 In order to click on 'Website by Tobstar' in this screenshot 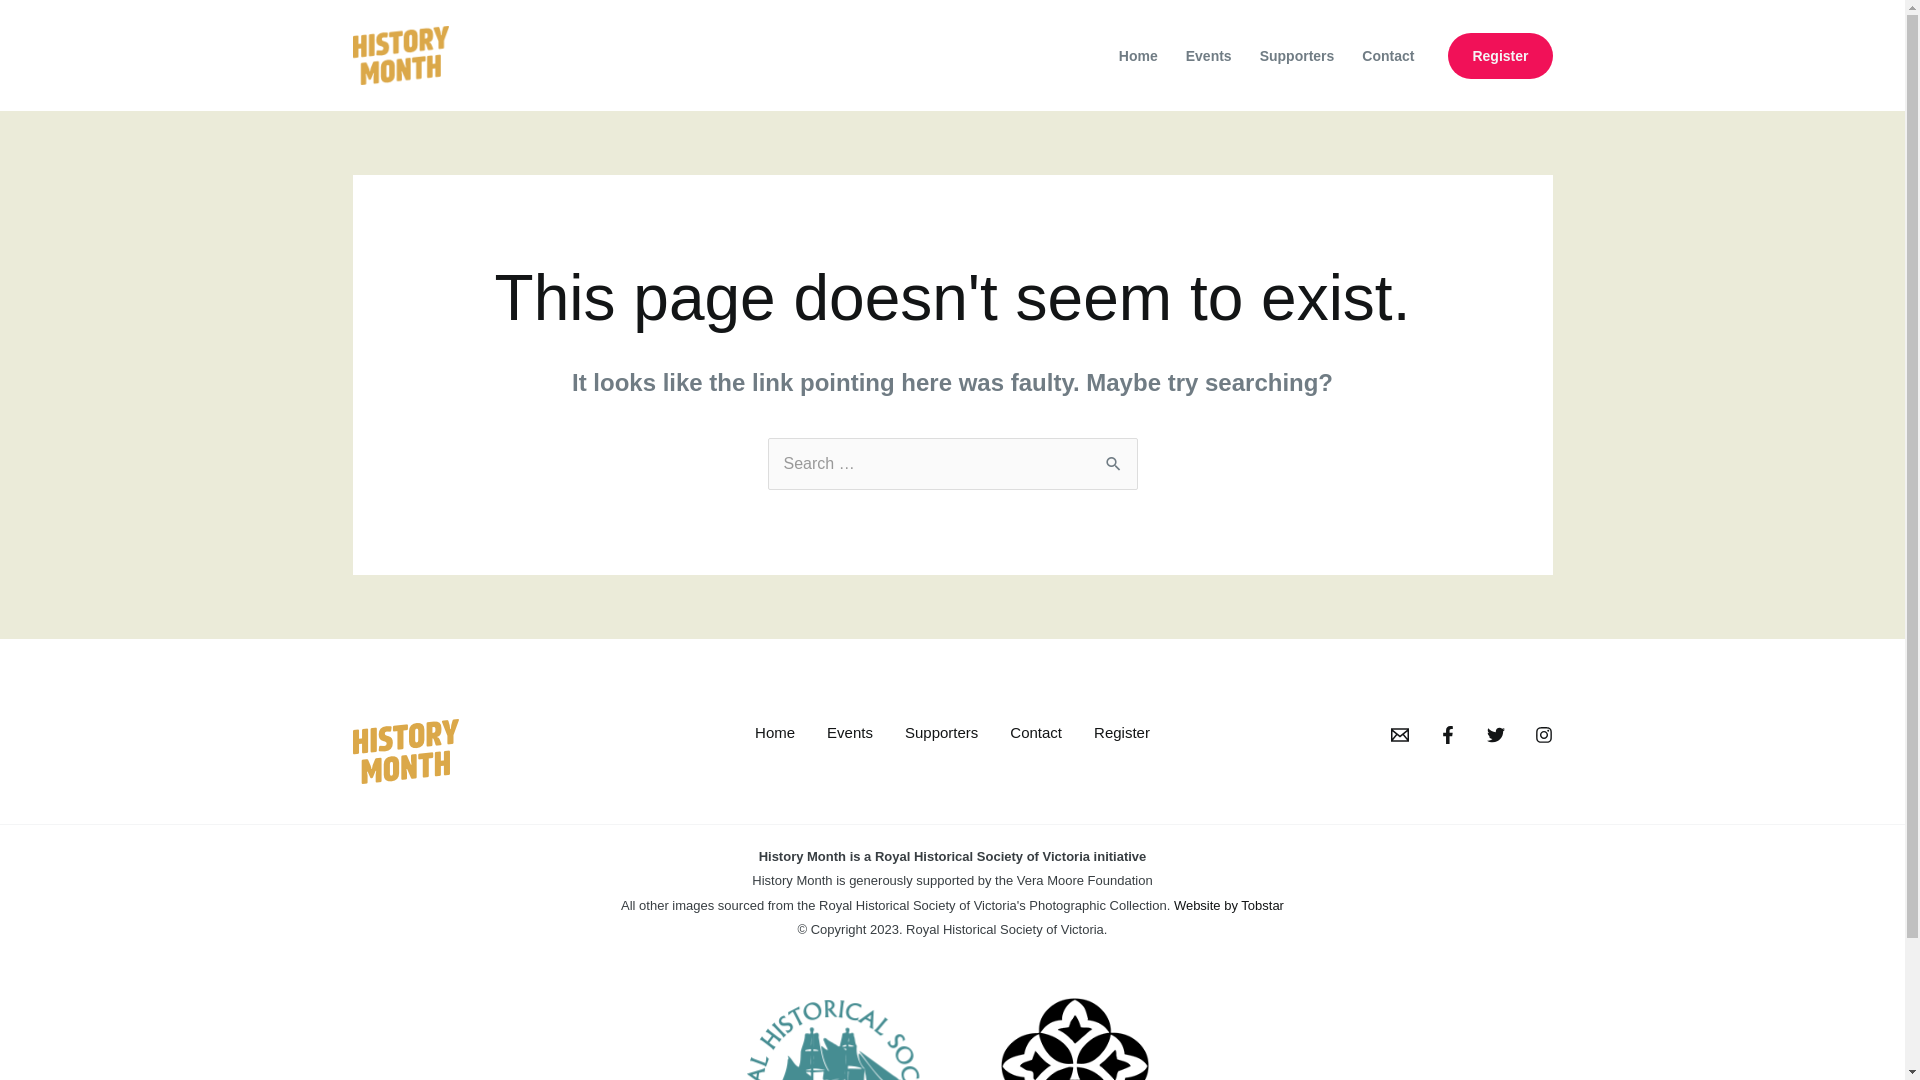, I will do `click(1227, 905)`.